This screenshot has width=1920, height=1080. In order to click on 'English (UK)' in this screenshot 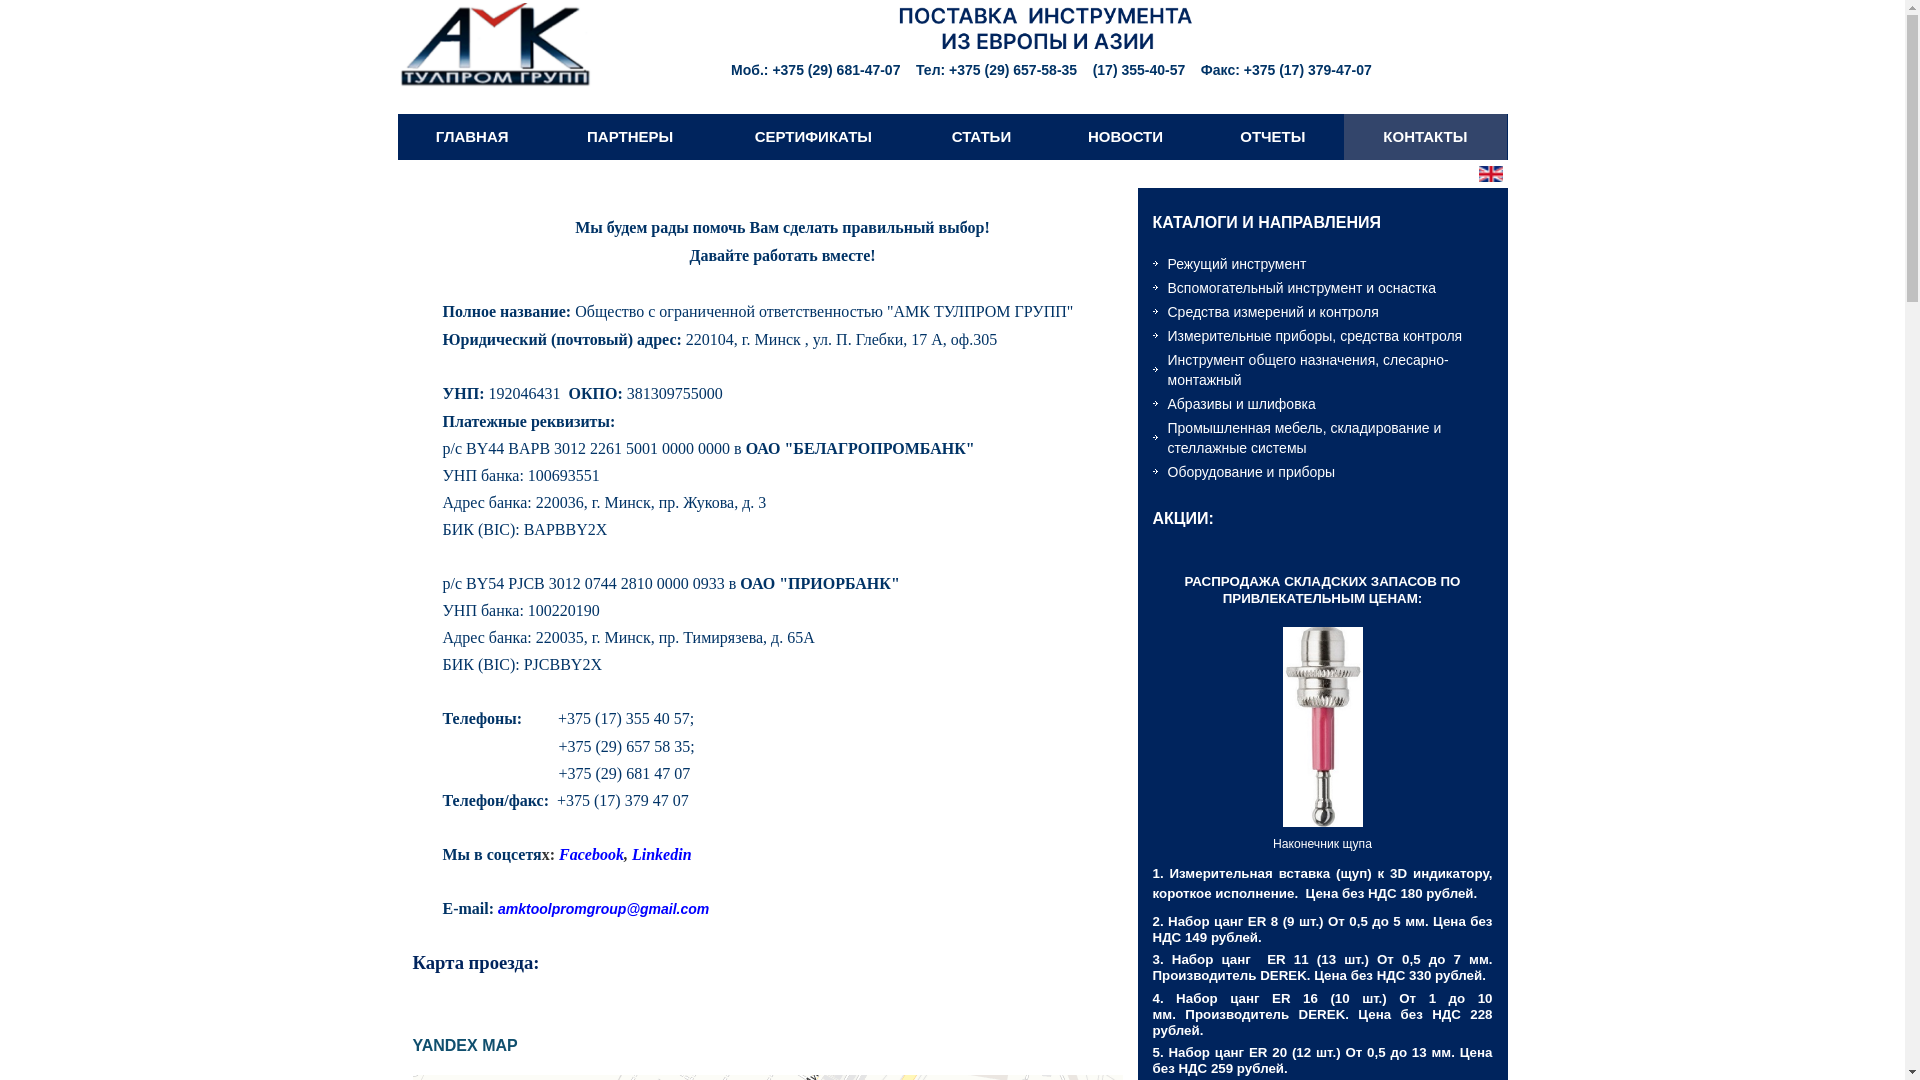, I will do `click(1489, 172)`.